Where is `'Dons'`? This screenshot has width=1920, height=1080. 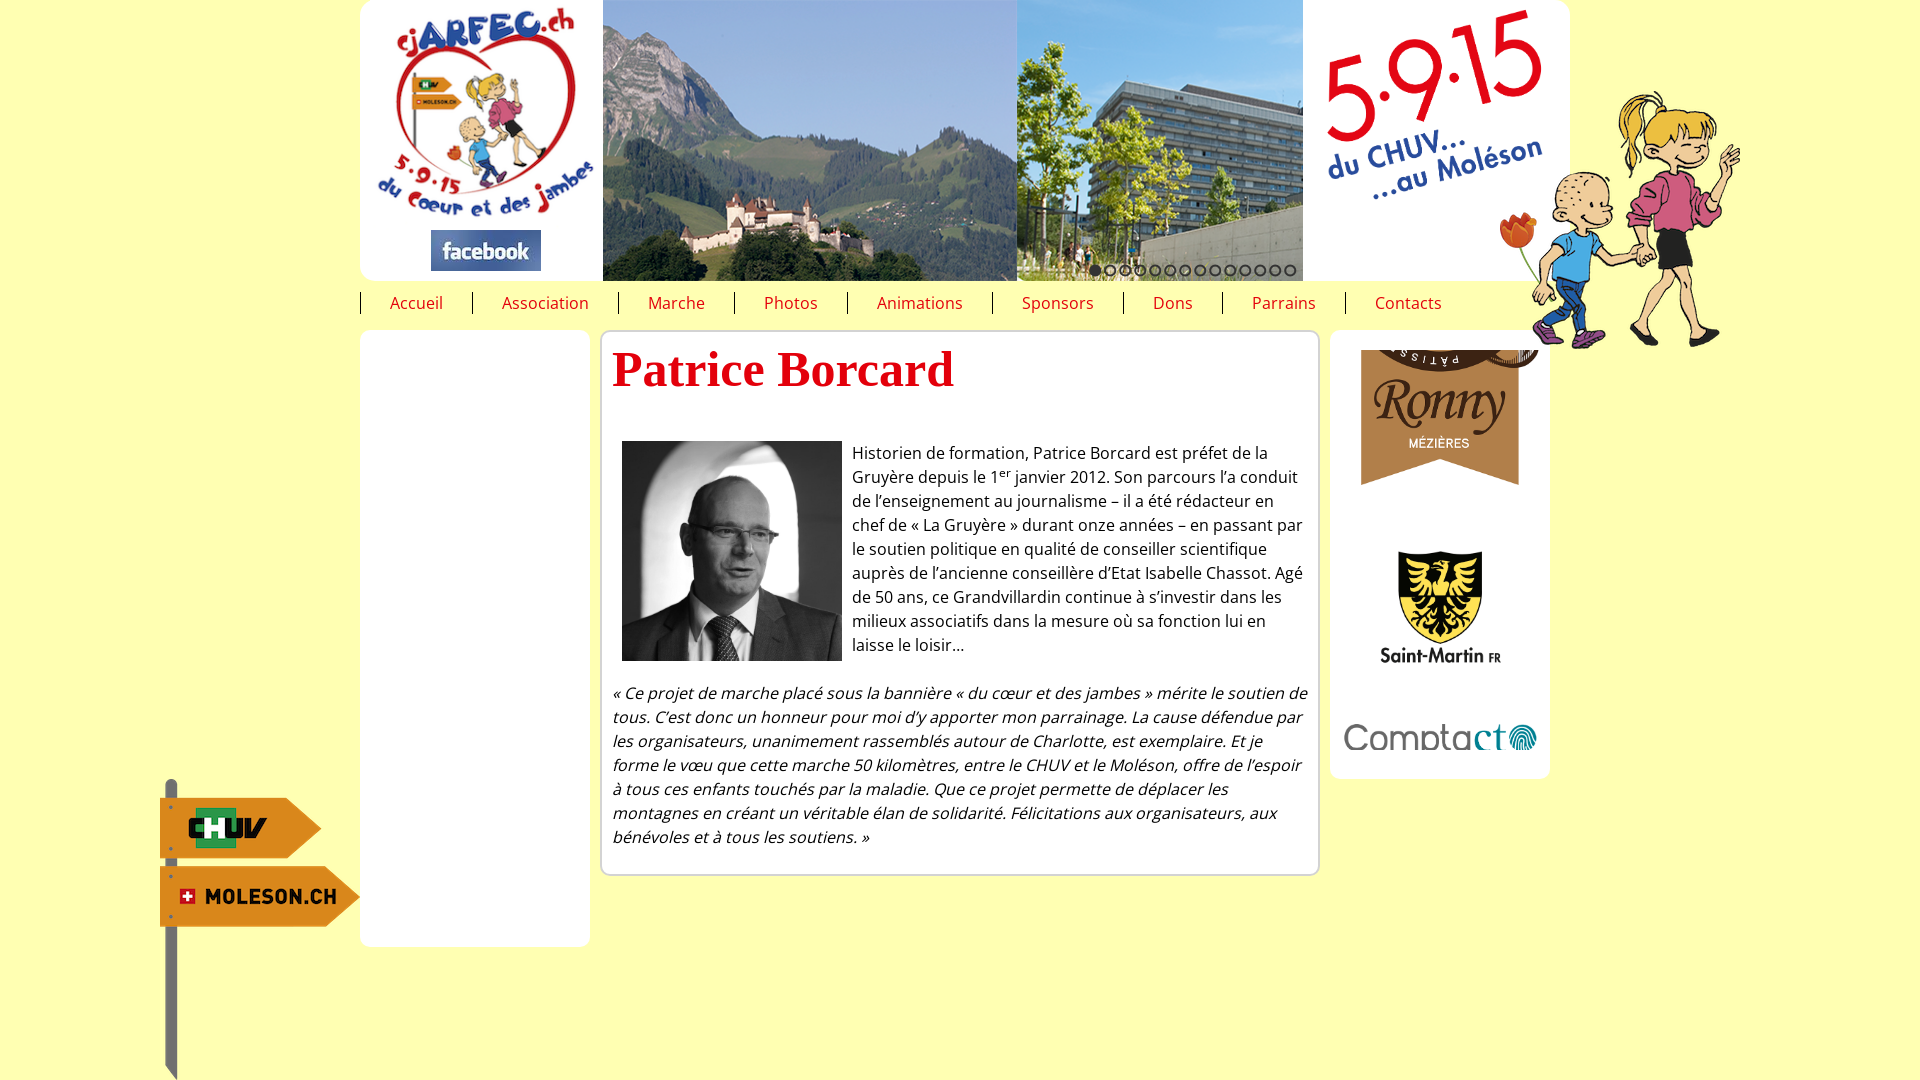 'Dons' is located at coordinates (1152, 303).